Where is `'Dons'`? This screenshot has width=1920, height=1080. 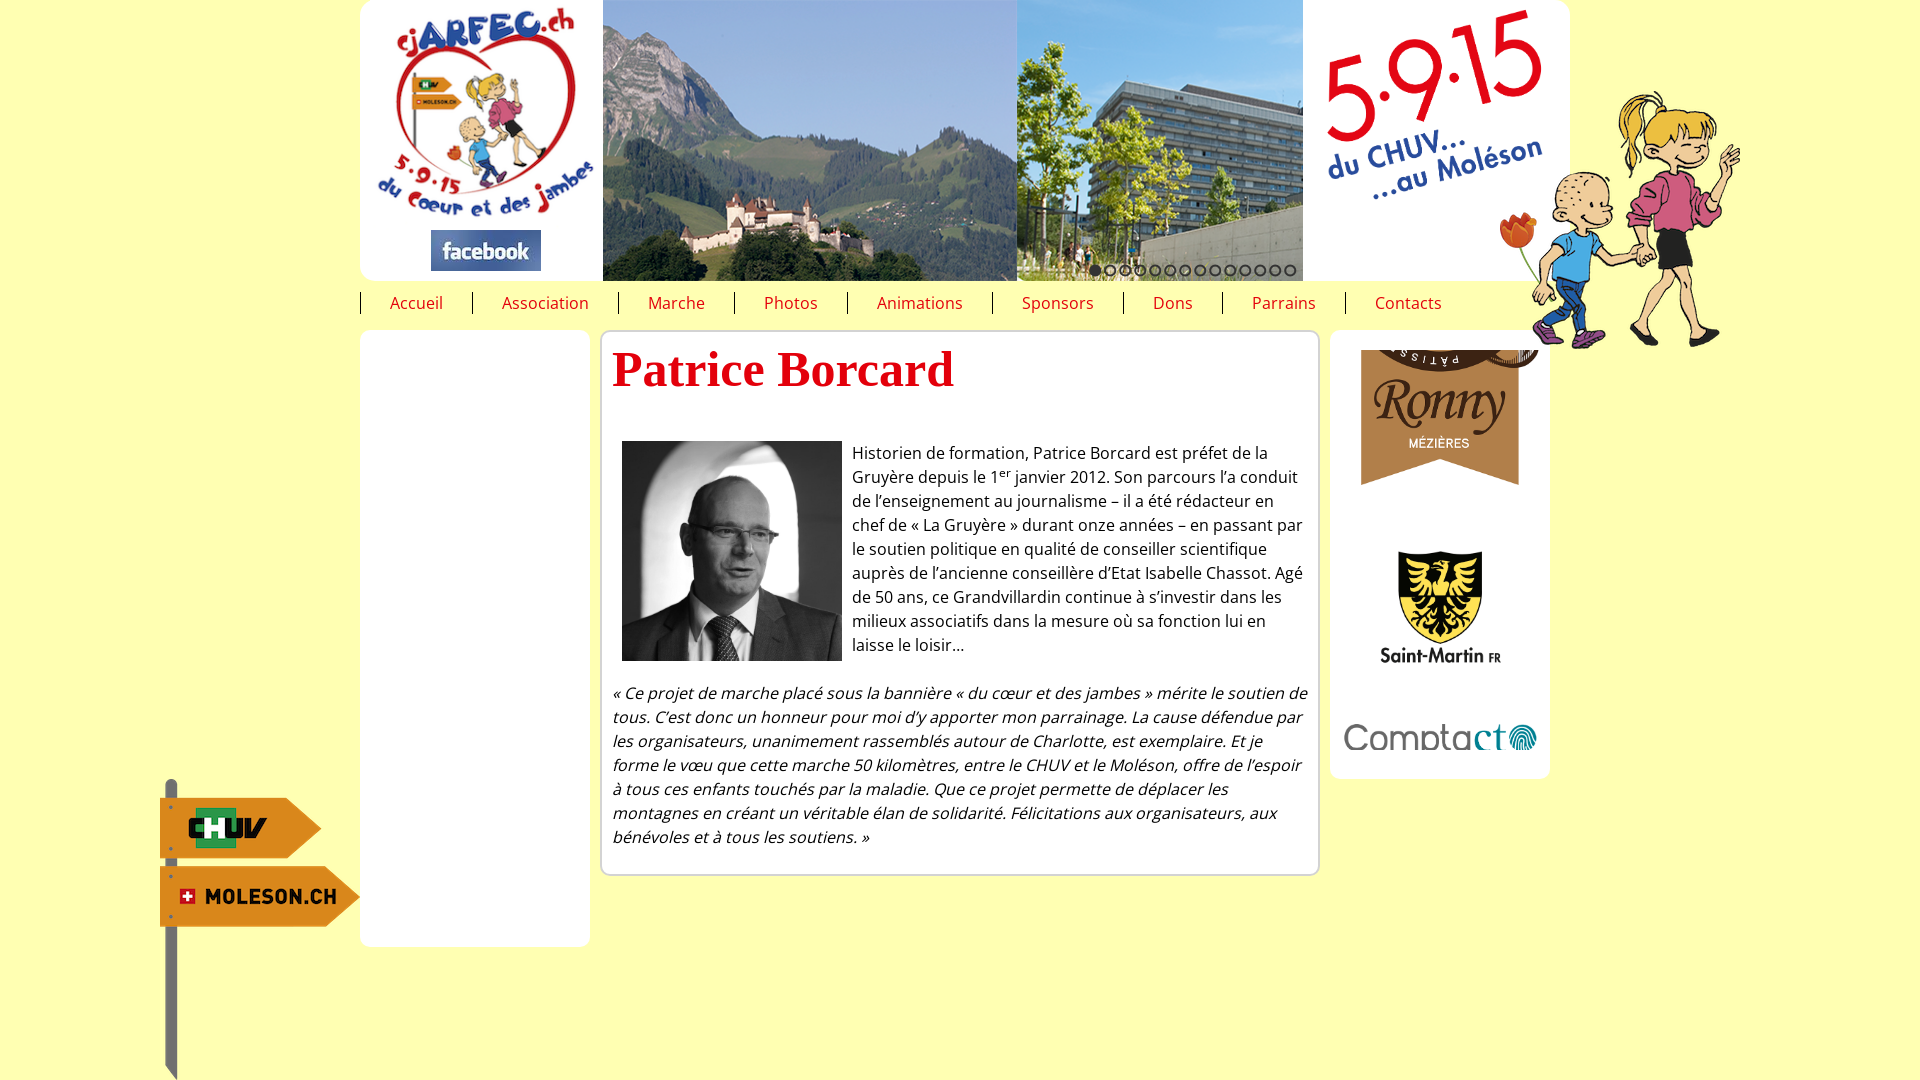 'Dons' is located at coordinates (1152, 303).